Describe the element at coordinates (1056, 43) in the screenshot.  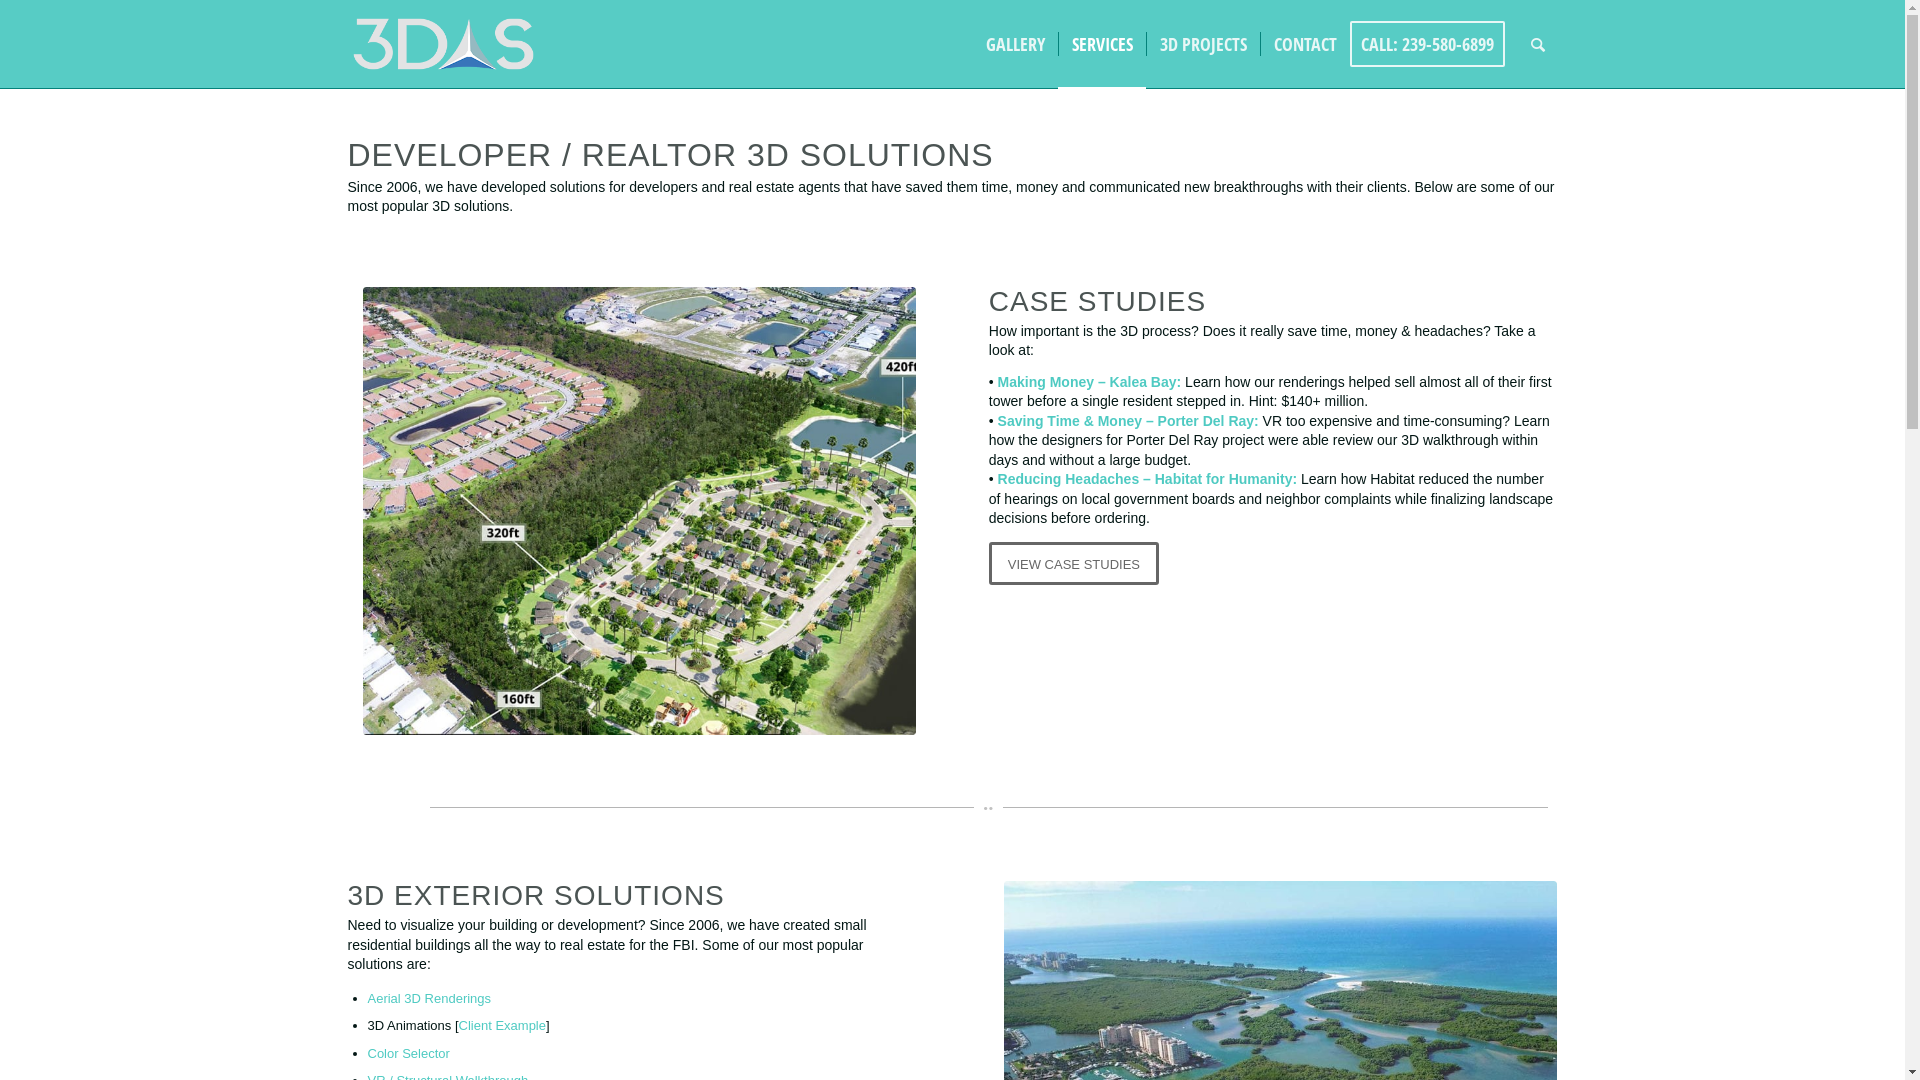
I see `'SERVICES'` at that location.